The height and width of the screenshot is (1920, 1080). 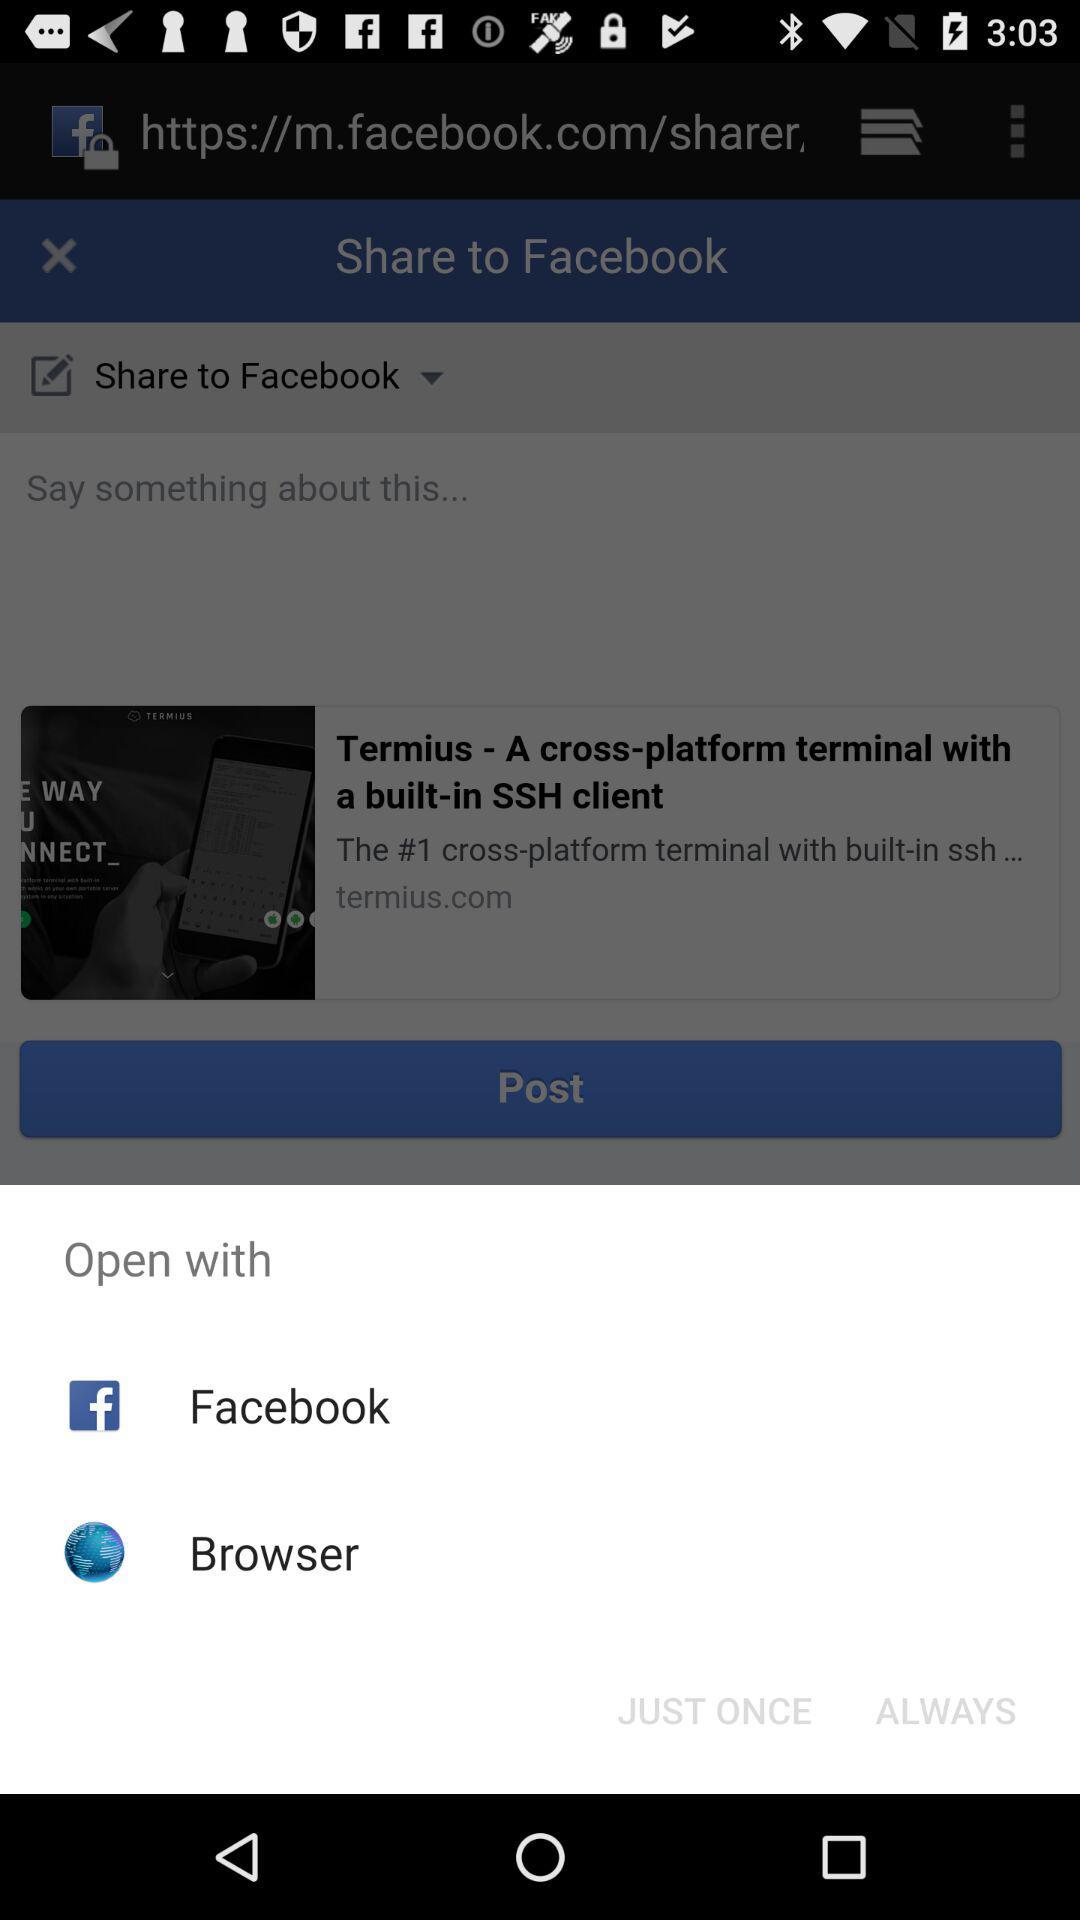 What do you see at coordinates (274, 1551) in the screenshot?
I see `the browser icon` at bounding box center [274, 1551].